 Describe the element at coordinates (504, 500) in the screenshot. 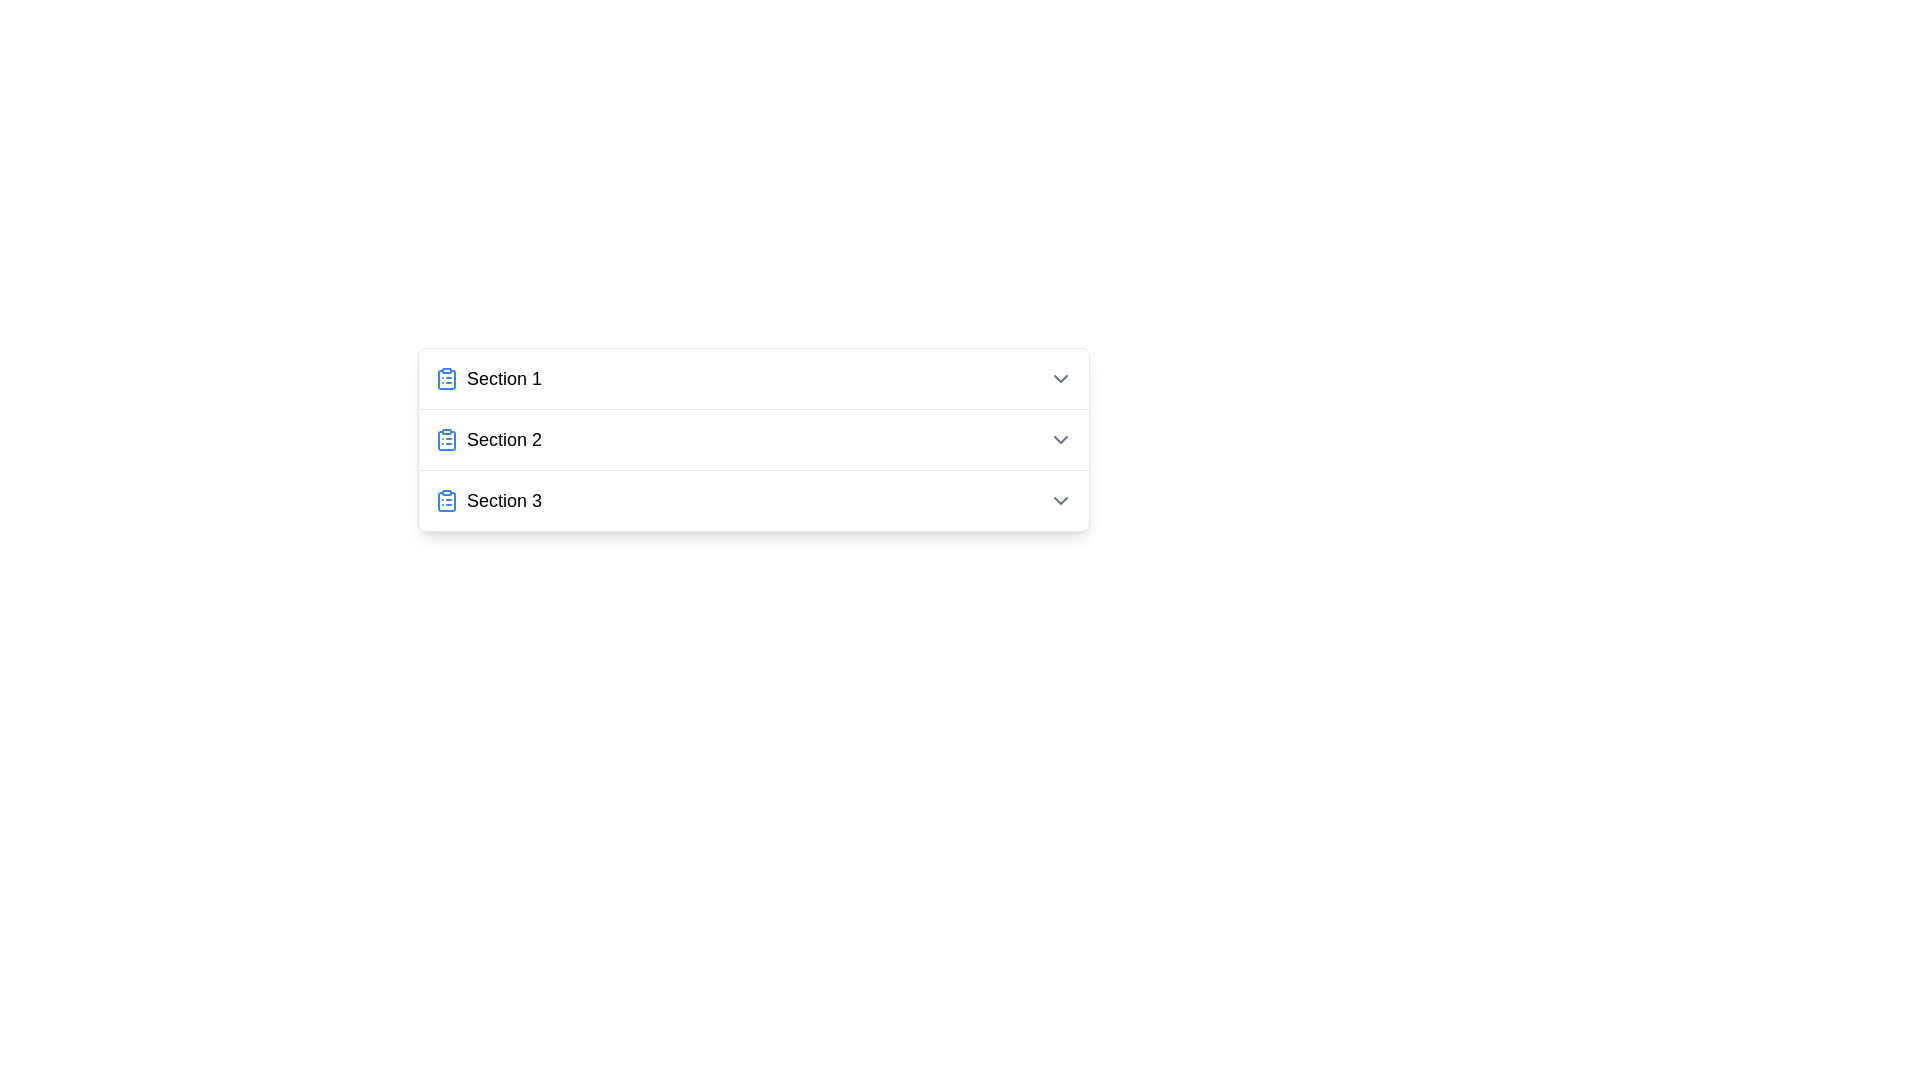

I see `the static text label that reads 'Section 3'` at that location.